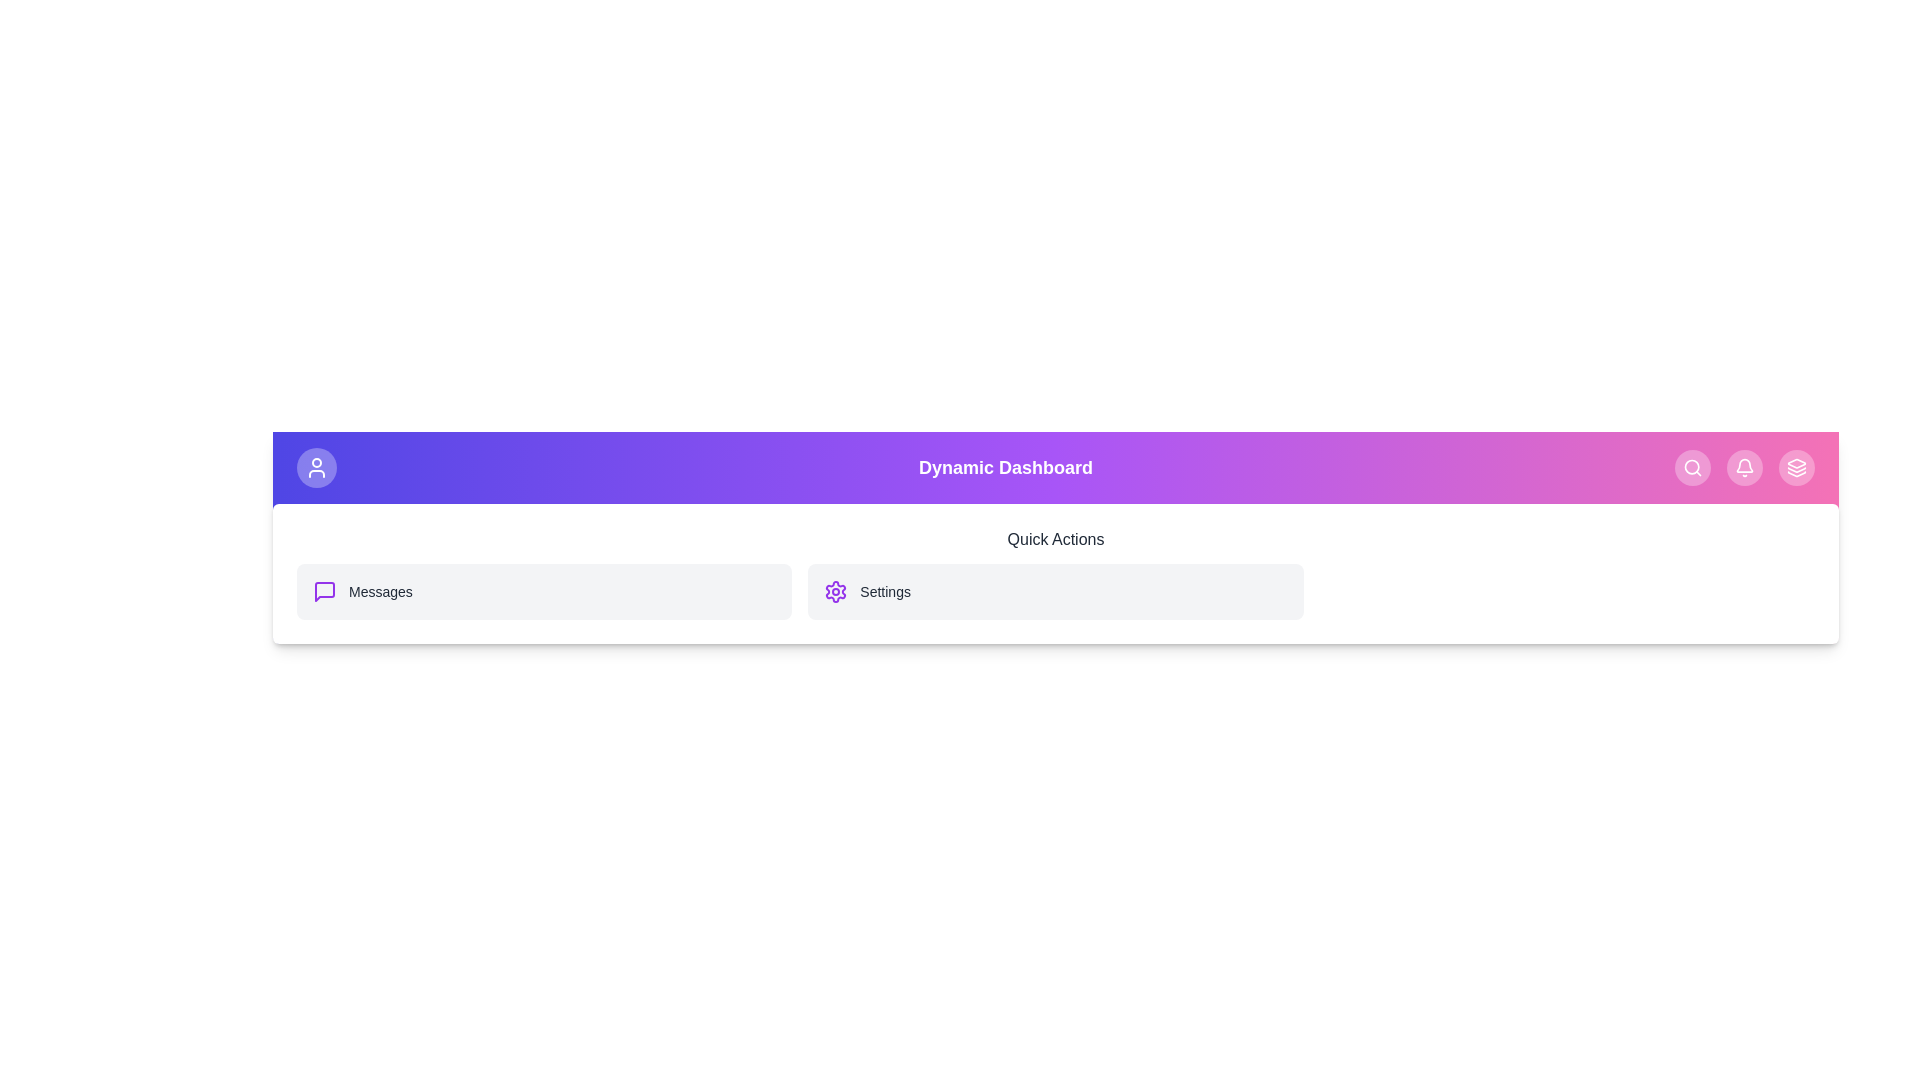 This screenshot has height=1080, width=1920. What do you see at coordinates (315, 467) in the screenshot?
I see `the user icon to toggle the user menu` at bounding box center [315, 467].